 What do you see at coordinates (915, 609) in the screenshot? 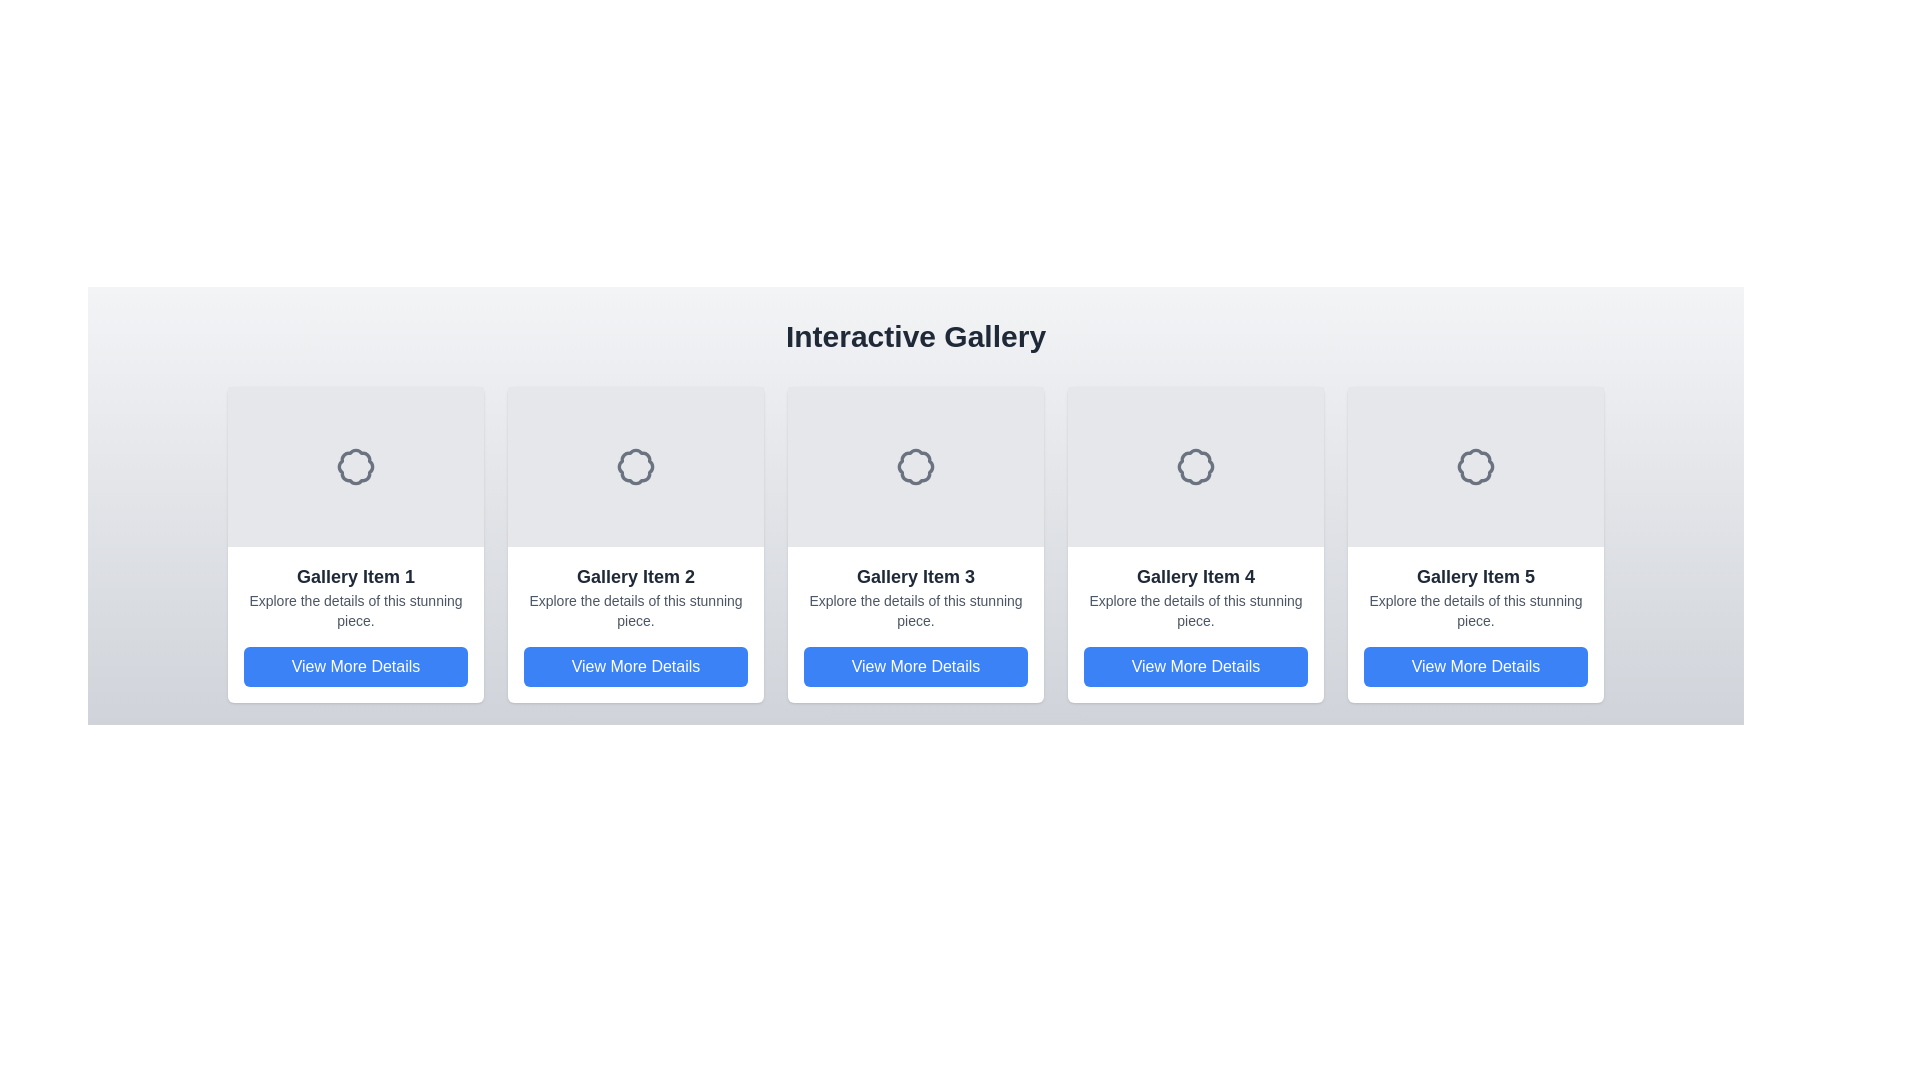
I see `the static text displaying 'Explore the details of this stunning piece.' located between the title 'Gallery Item 3' and the blue button 'View More Details'` at bounding box center [915, 609].